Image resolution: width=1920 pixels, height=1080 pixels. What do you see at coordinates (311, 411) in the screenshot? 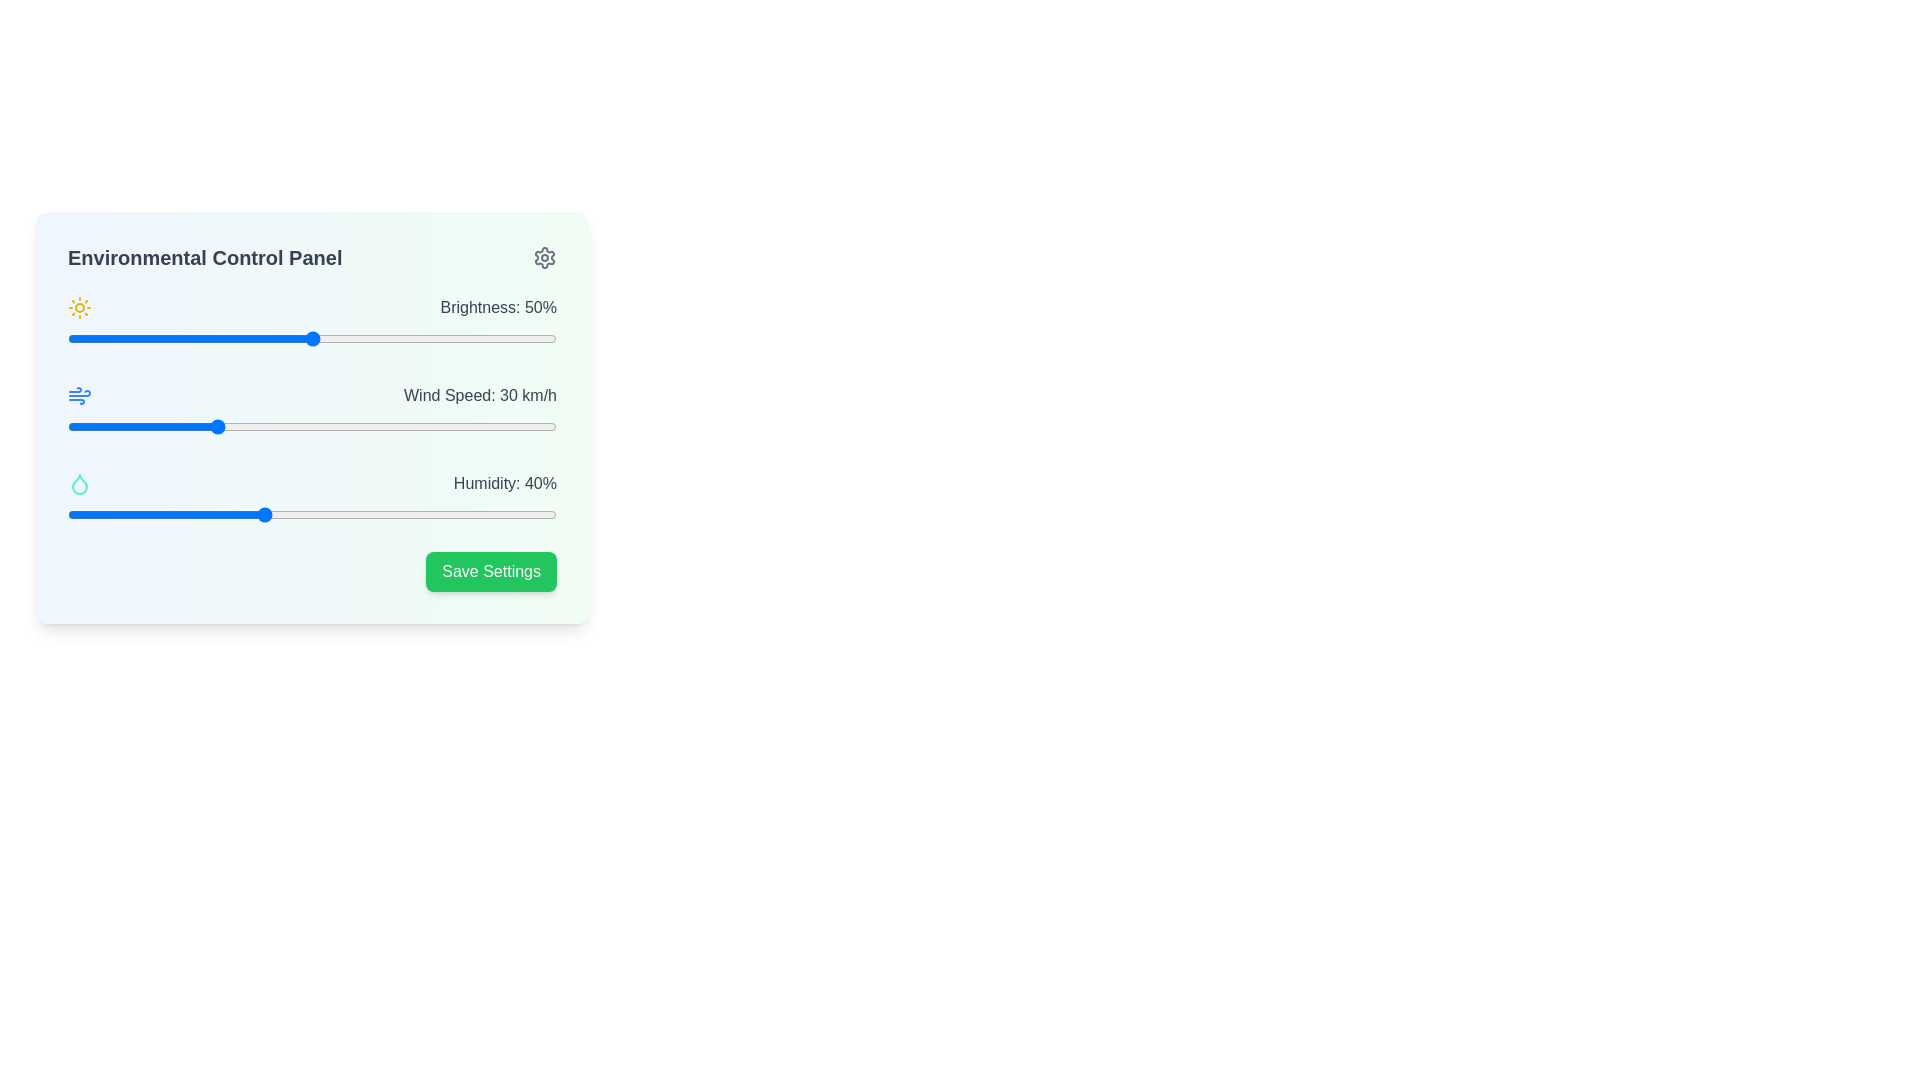
I see `the sliders in the 'Environmental Control Panel' section to adjust brightness, wind speed, and humidity settings` at bounding box center [311, 411].